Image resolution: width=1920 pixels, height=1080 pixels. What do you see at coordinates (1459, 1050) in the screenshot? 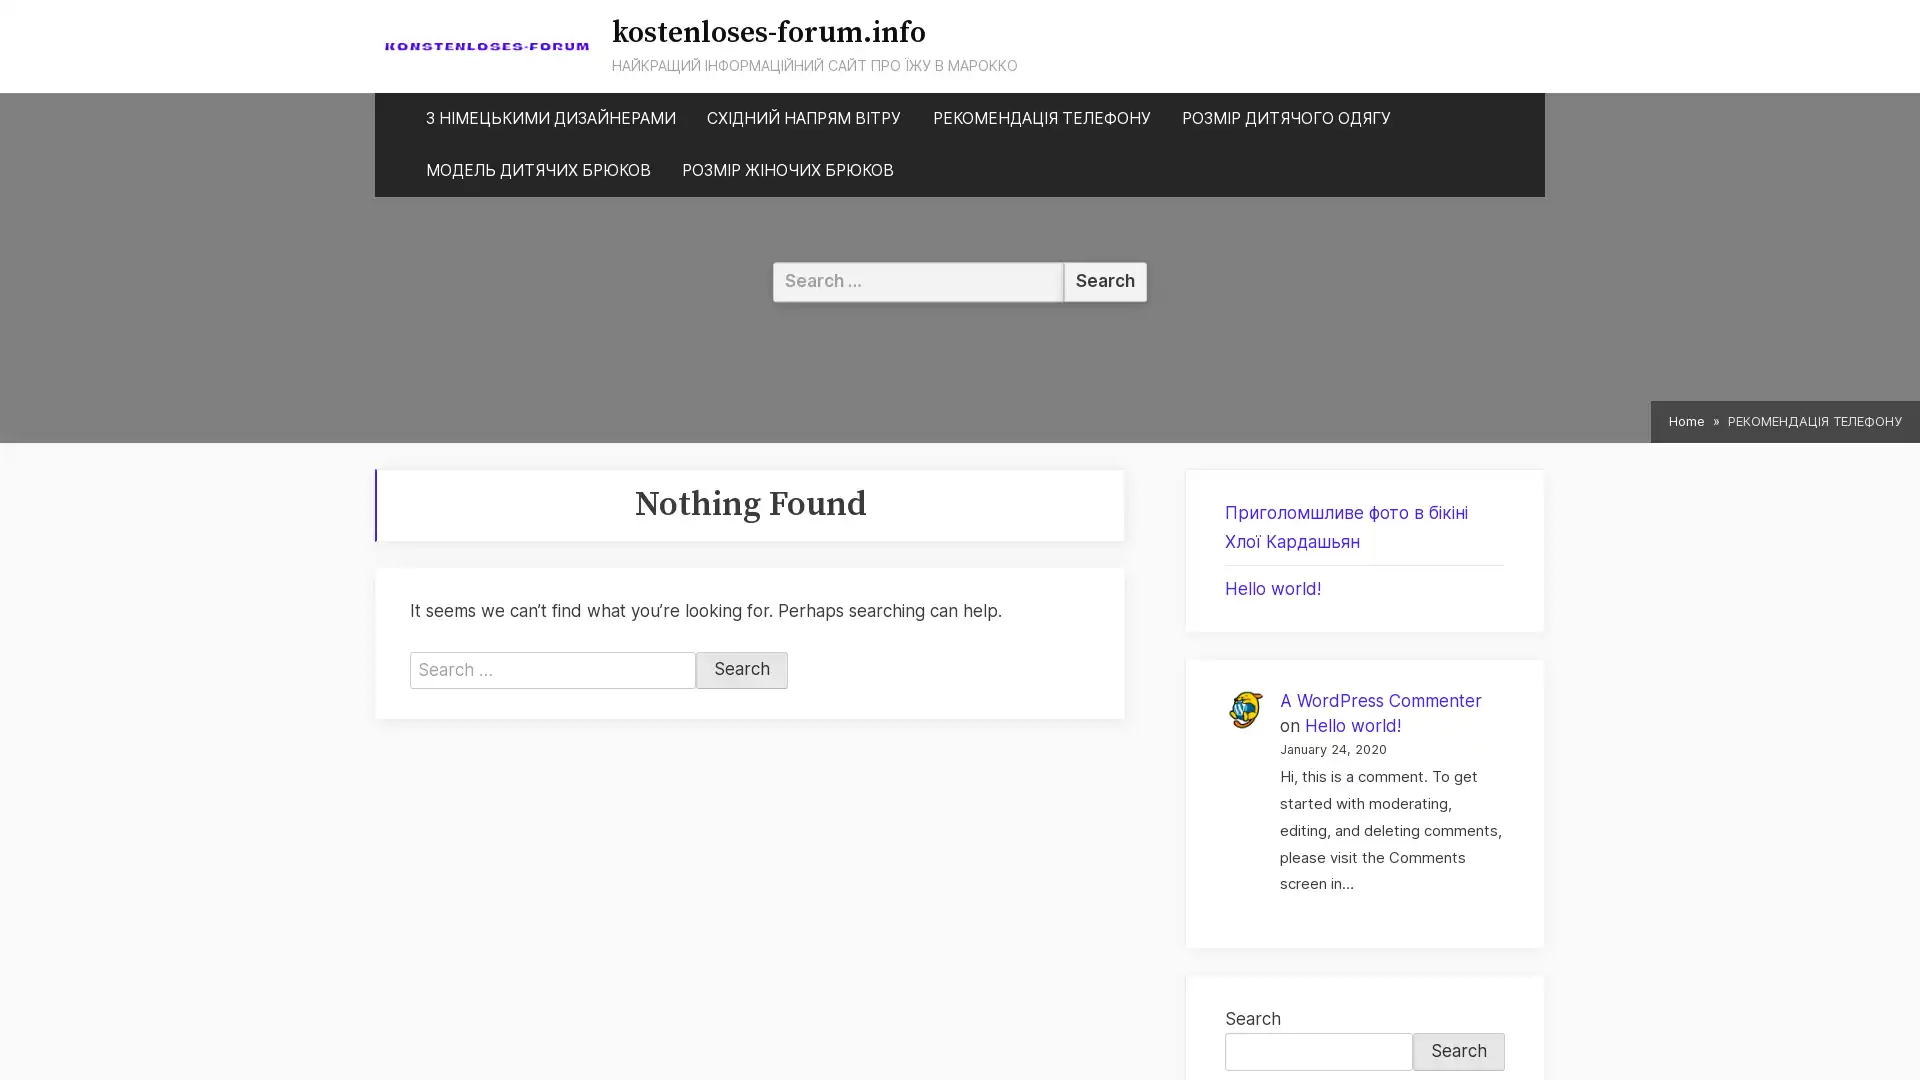
I see `Search` at bounding box center [1459, 1050].